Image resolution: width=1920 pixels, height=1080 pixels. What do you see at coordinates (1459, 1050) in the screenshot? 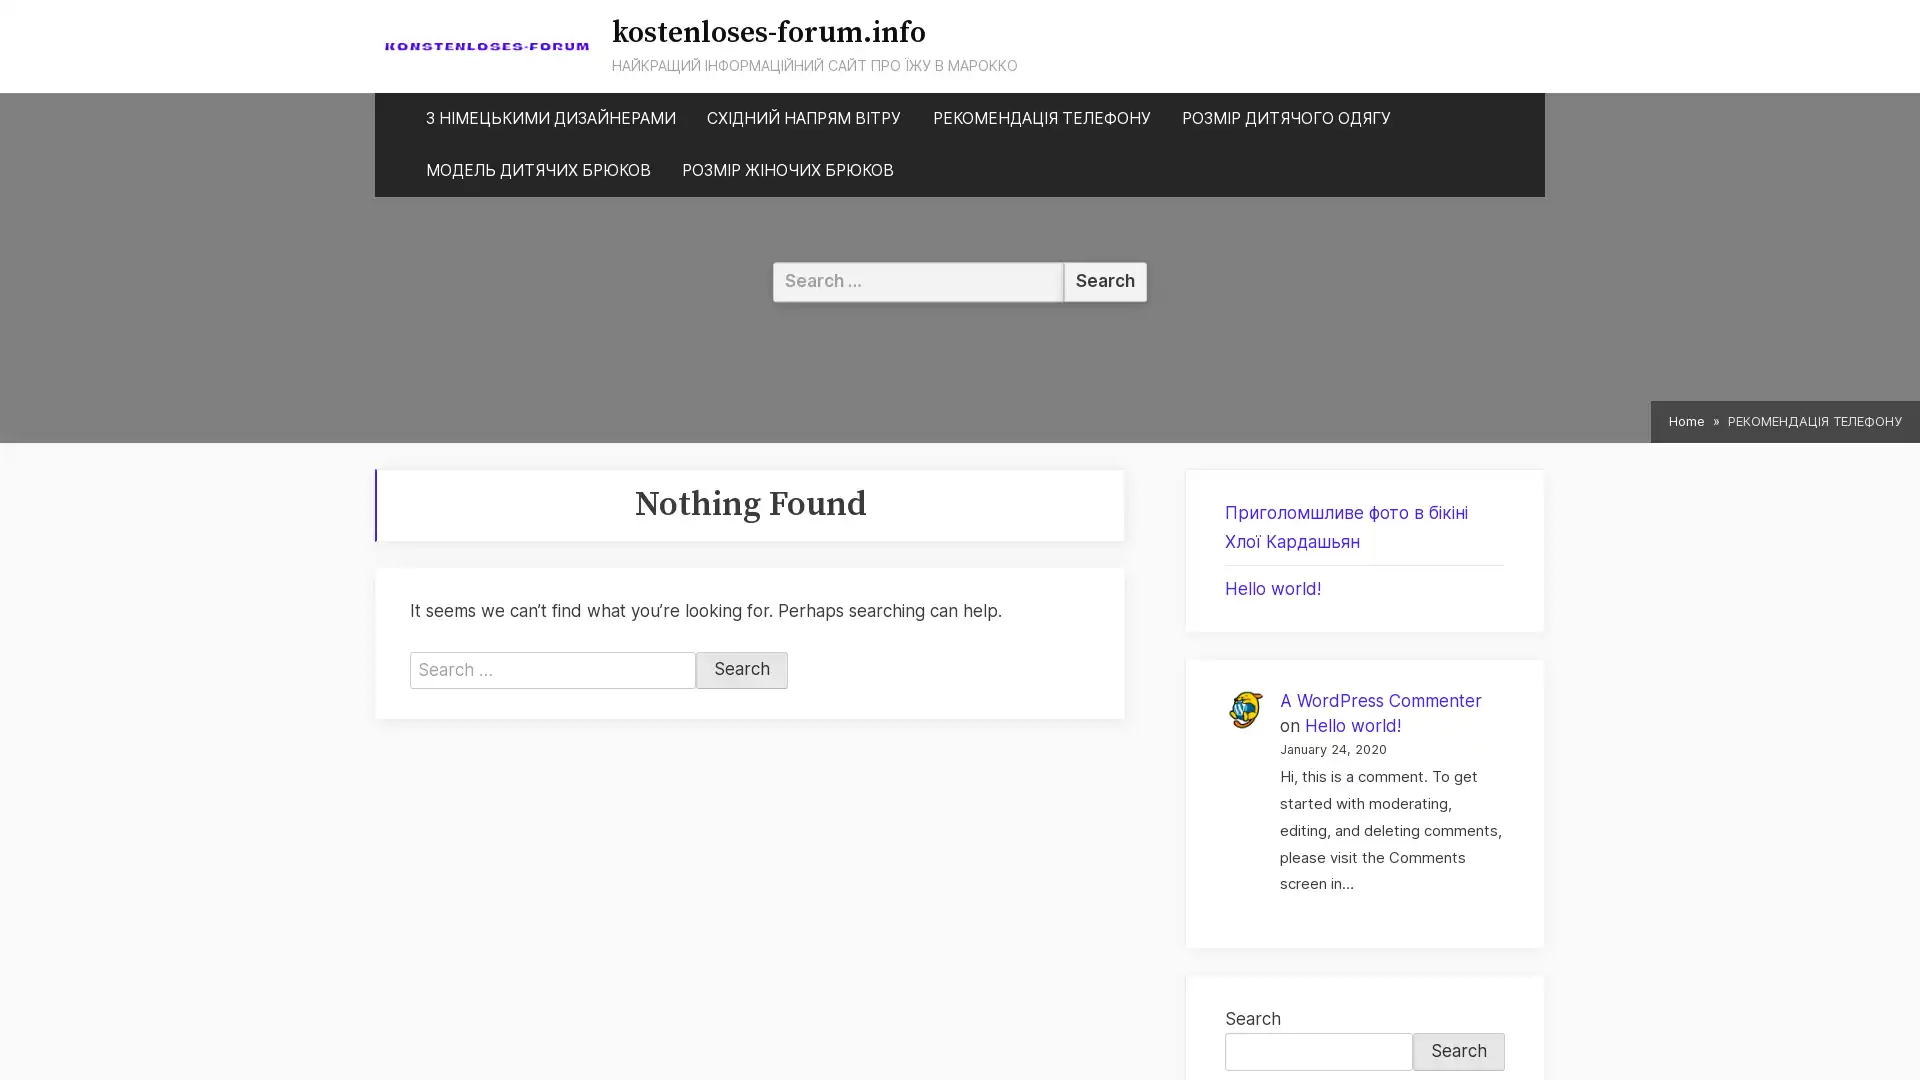
I see `Search` at bounding box center [1459, 1050].